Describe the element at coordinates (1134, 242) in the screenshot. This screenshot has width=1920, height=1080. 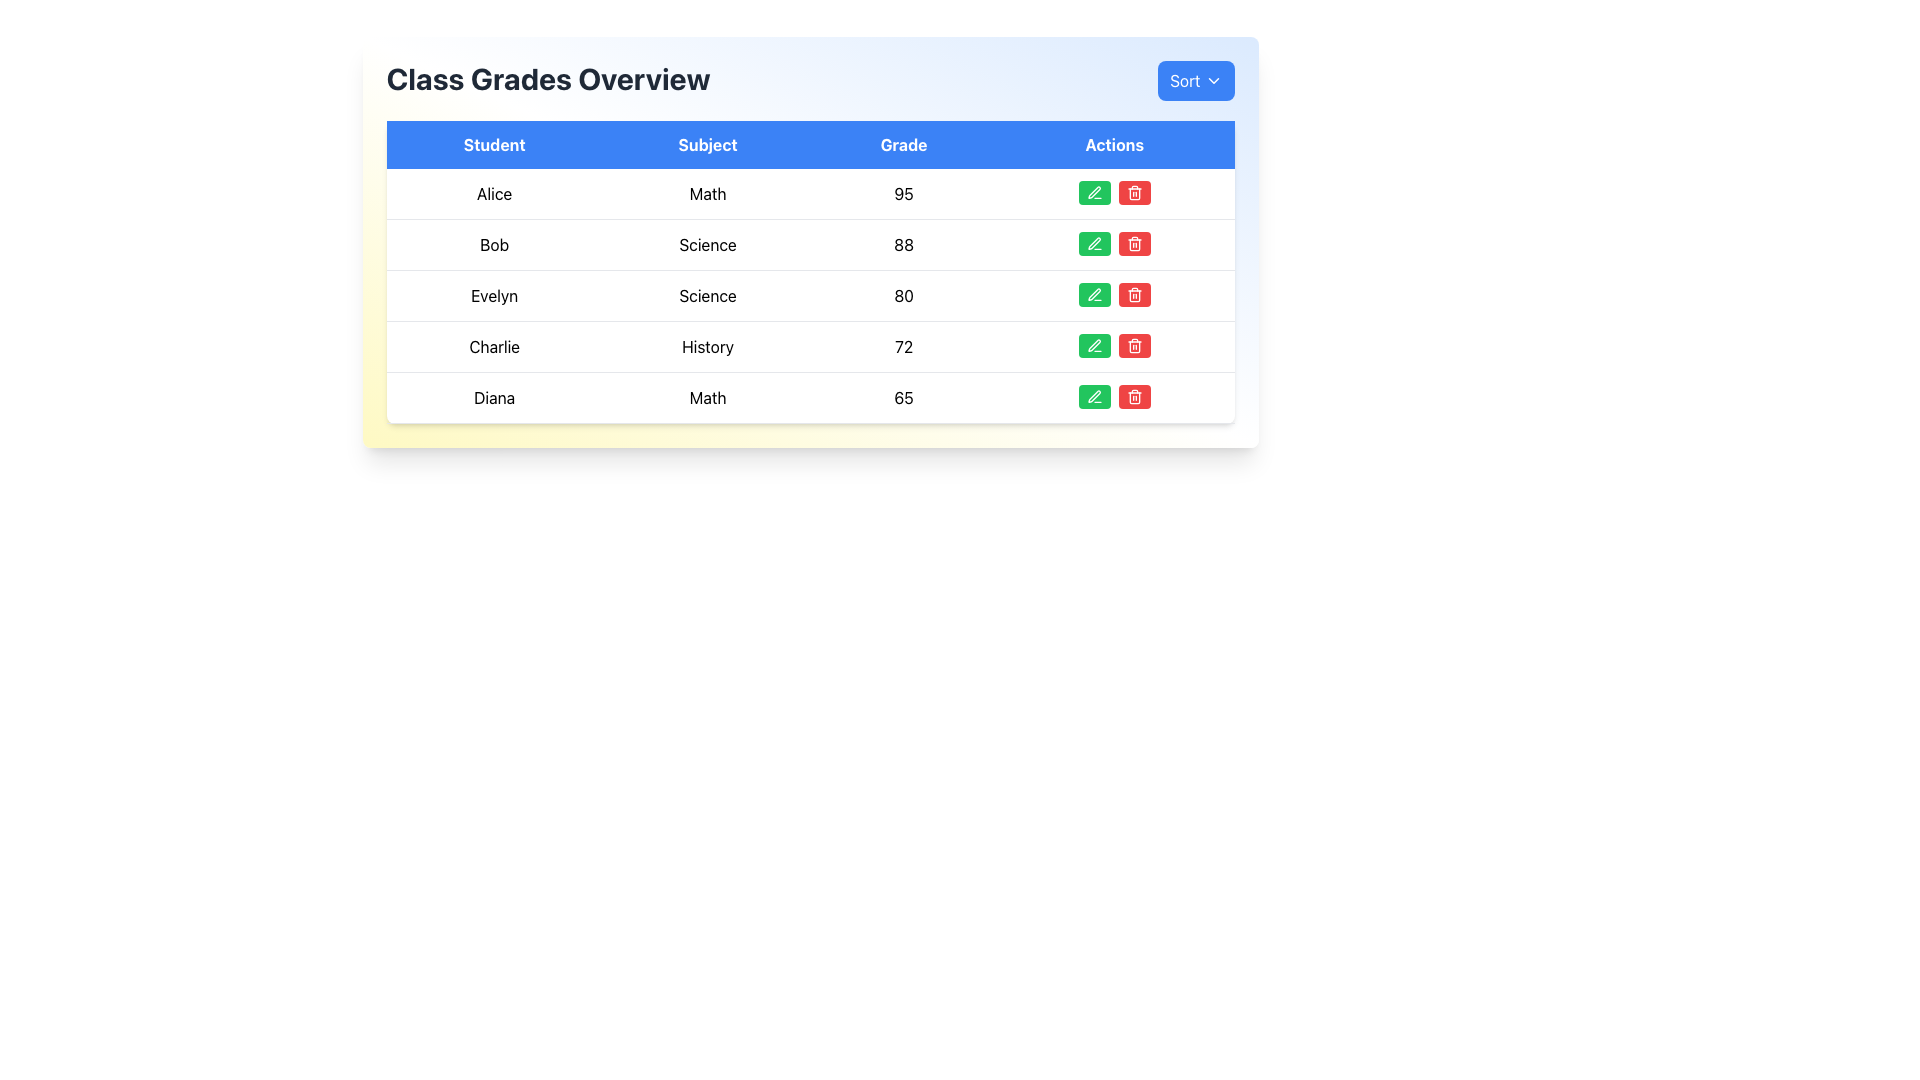
I see `the small trash icon button with a red background in the 'Actions' column of the table row for 'Bob'` at that location.